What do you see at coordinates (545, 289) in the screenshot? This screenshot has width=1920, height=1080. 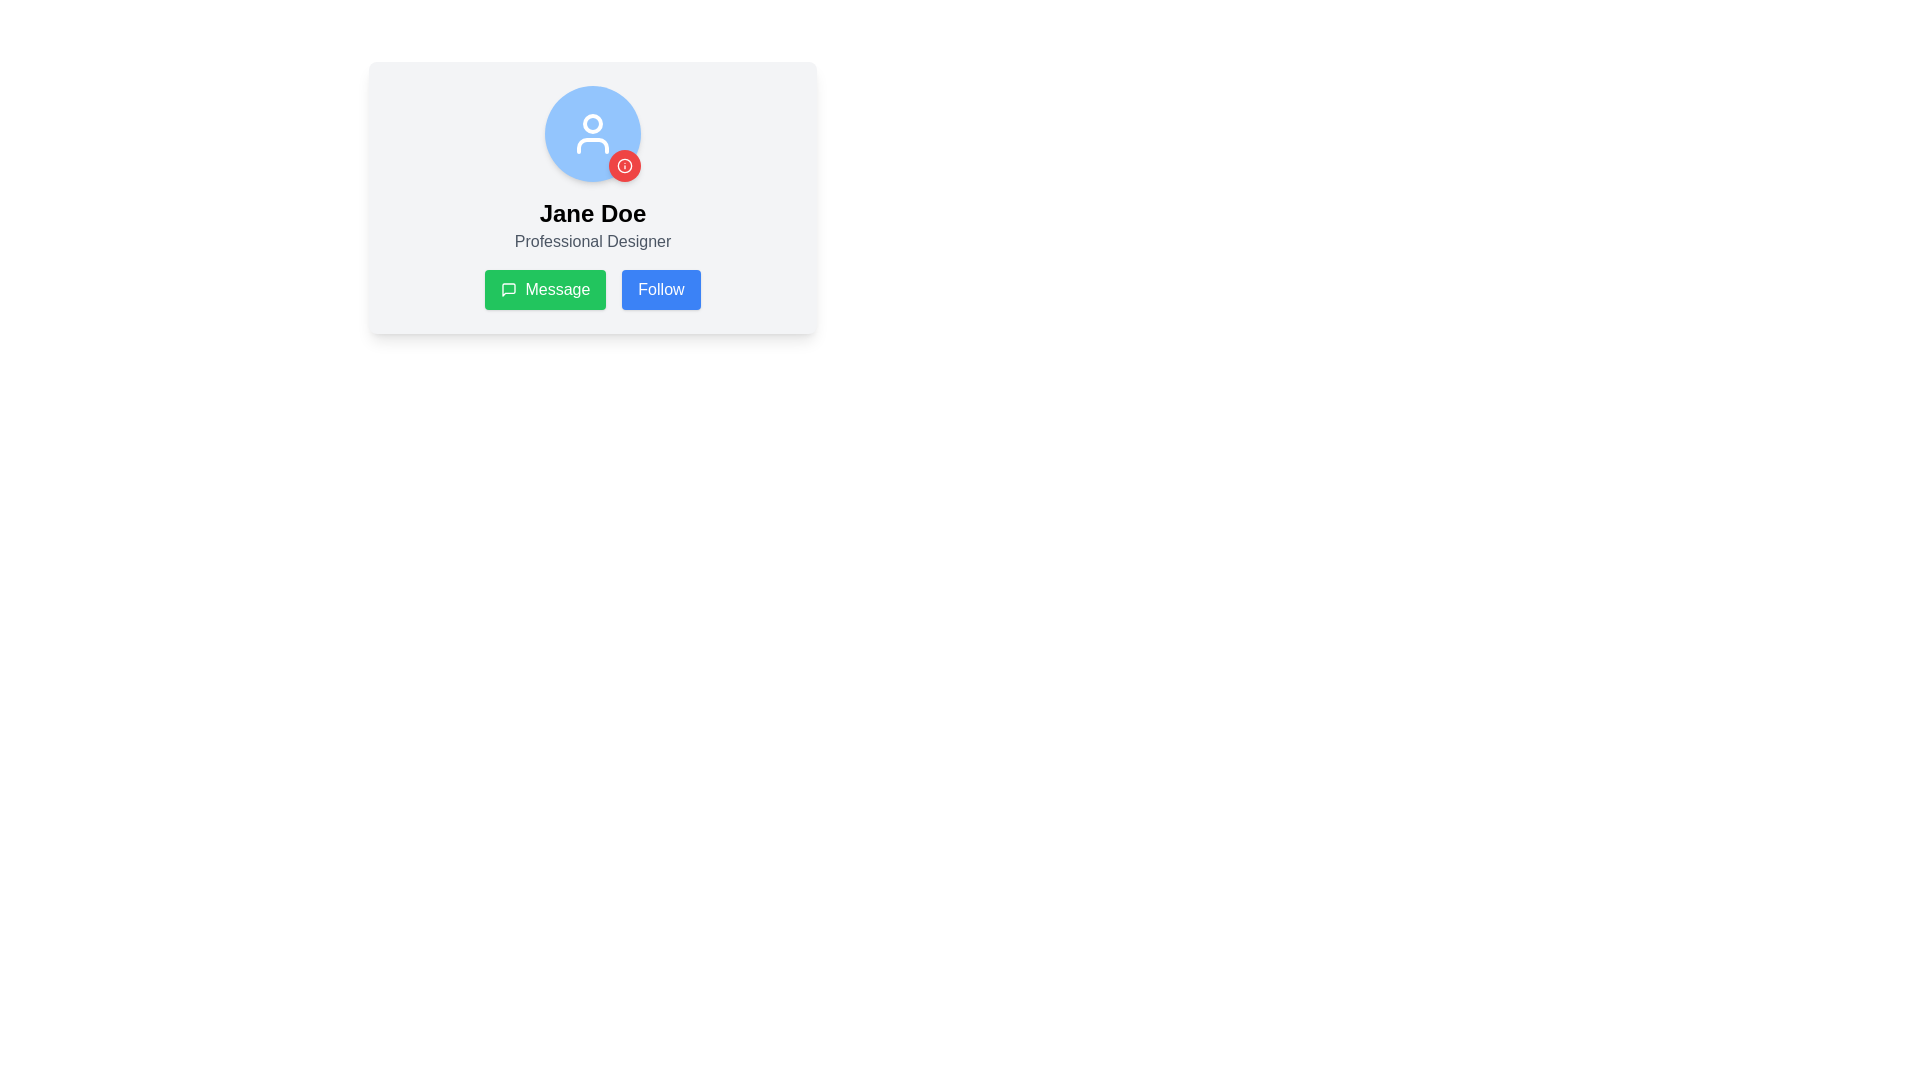 I see `the leftmost button beneath the user profile section` at bounding box center [545, 289].